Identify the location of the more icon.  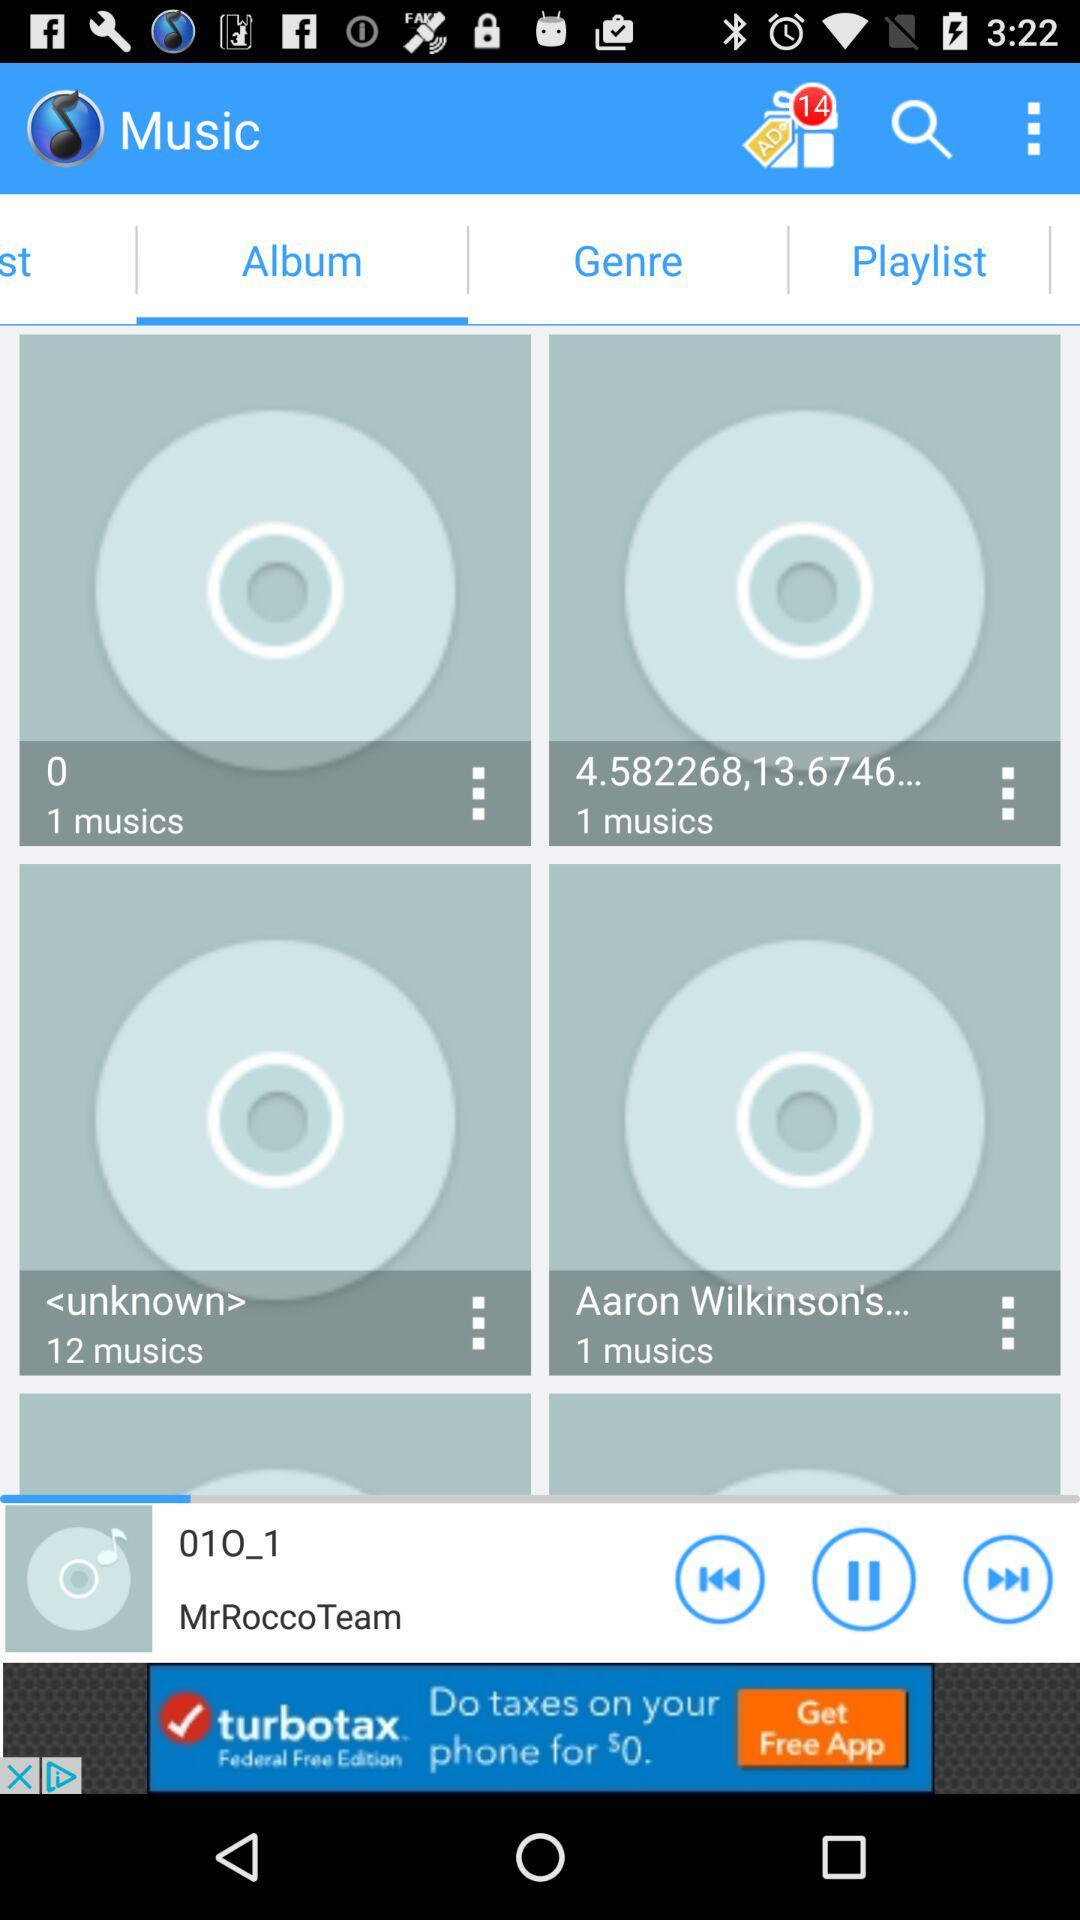
(1033, 136).